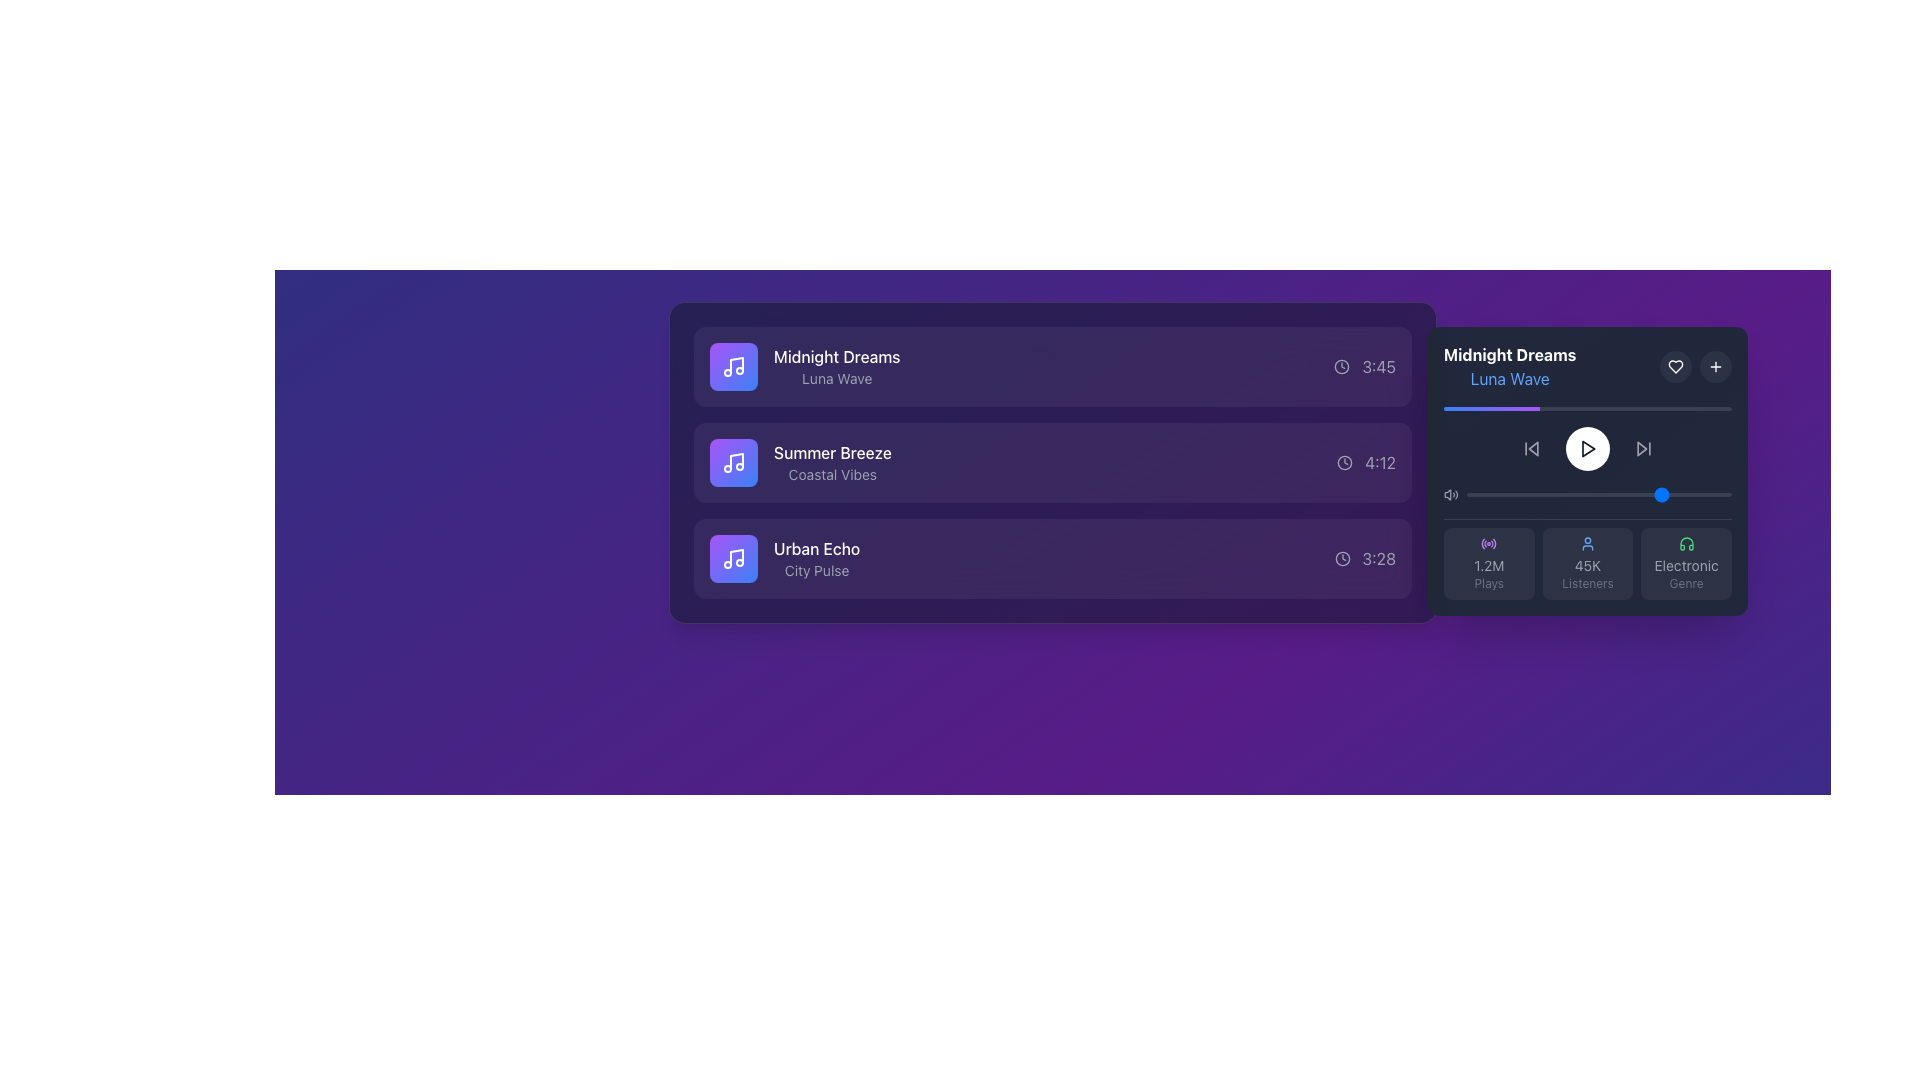  Describe the element at coordinates (784, 559) in the screenshot. I see `the third item in the list of tracks` at that location.